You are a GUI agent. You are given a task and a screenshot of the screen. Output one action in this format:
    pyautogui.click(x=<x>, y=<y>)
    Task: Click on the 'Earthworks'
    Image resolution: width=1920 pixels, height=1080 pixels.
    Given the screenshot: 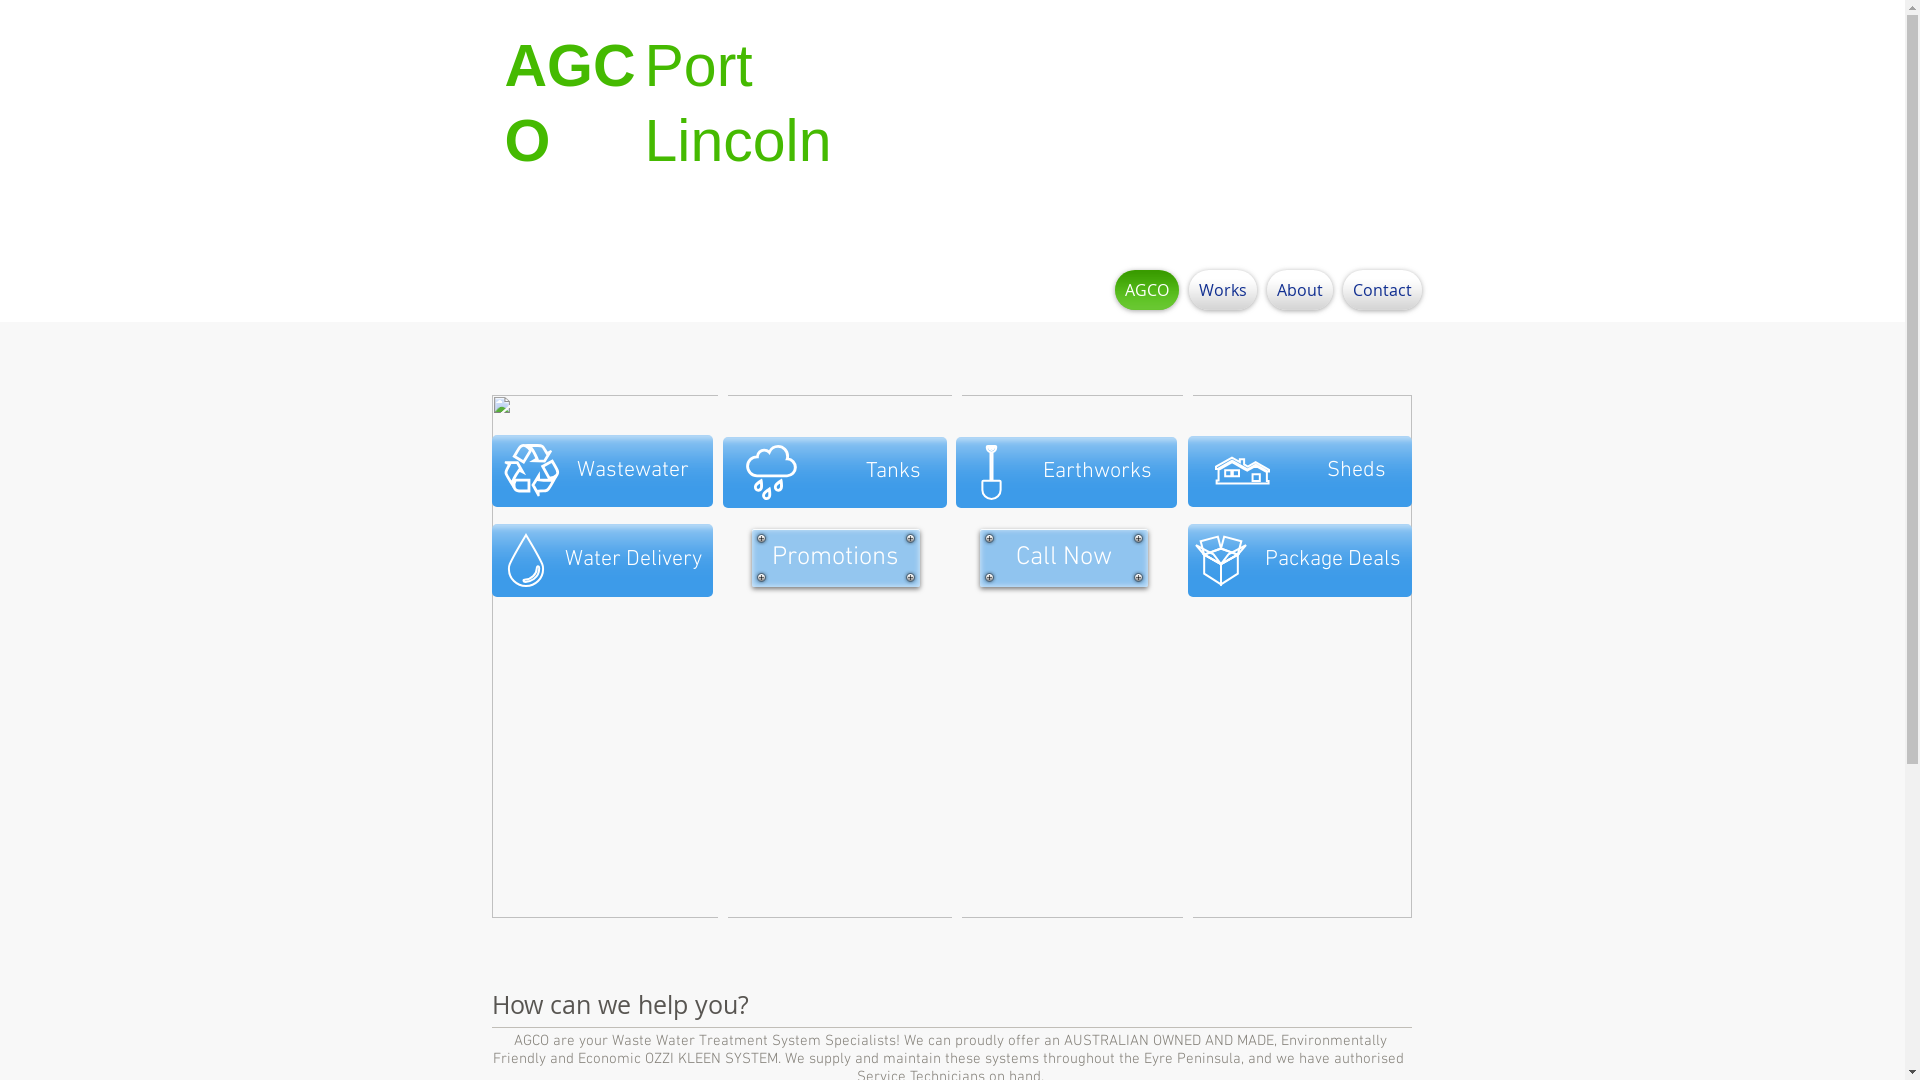 What is the action you would take?
    pyautogui.click(x=1065, y=472)
    